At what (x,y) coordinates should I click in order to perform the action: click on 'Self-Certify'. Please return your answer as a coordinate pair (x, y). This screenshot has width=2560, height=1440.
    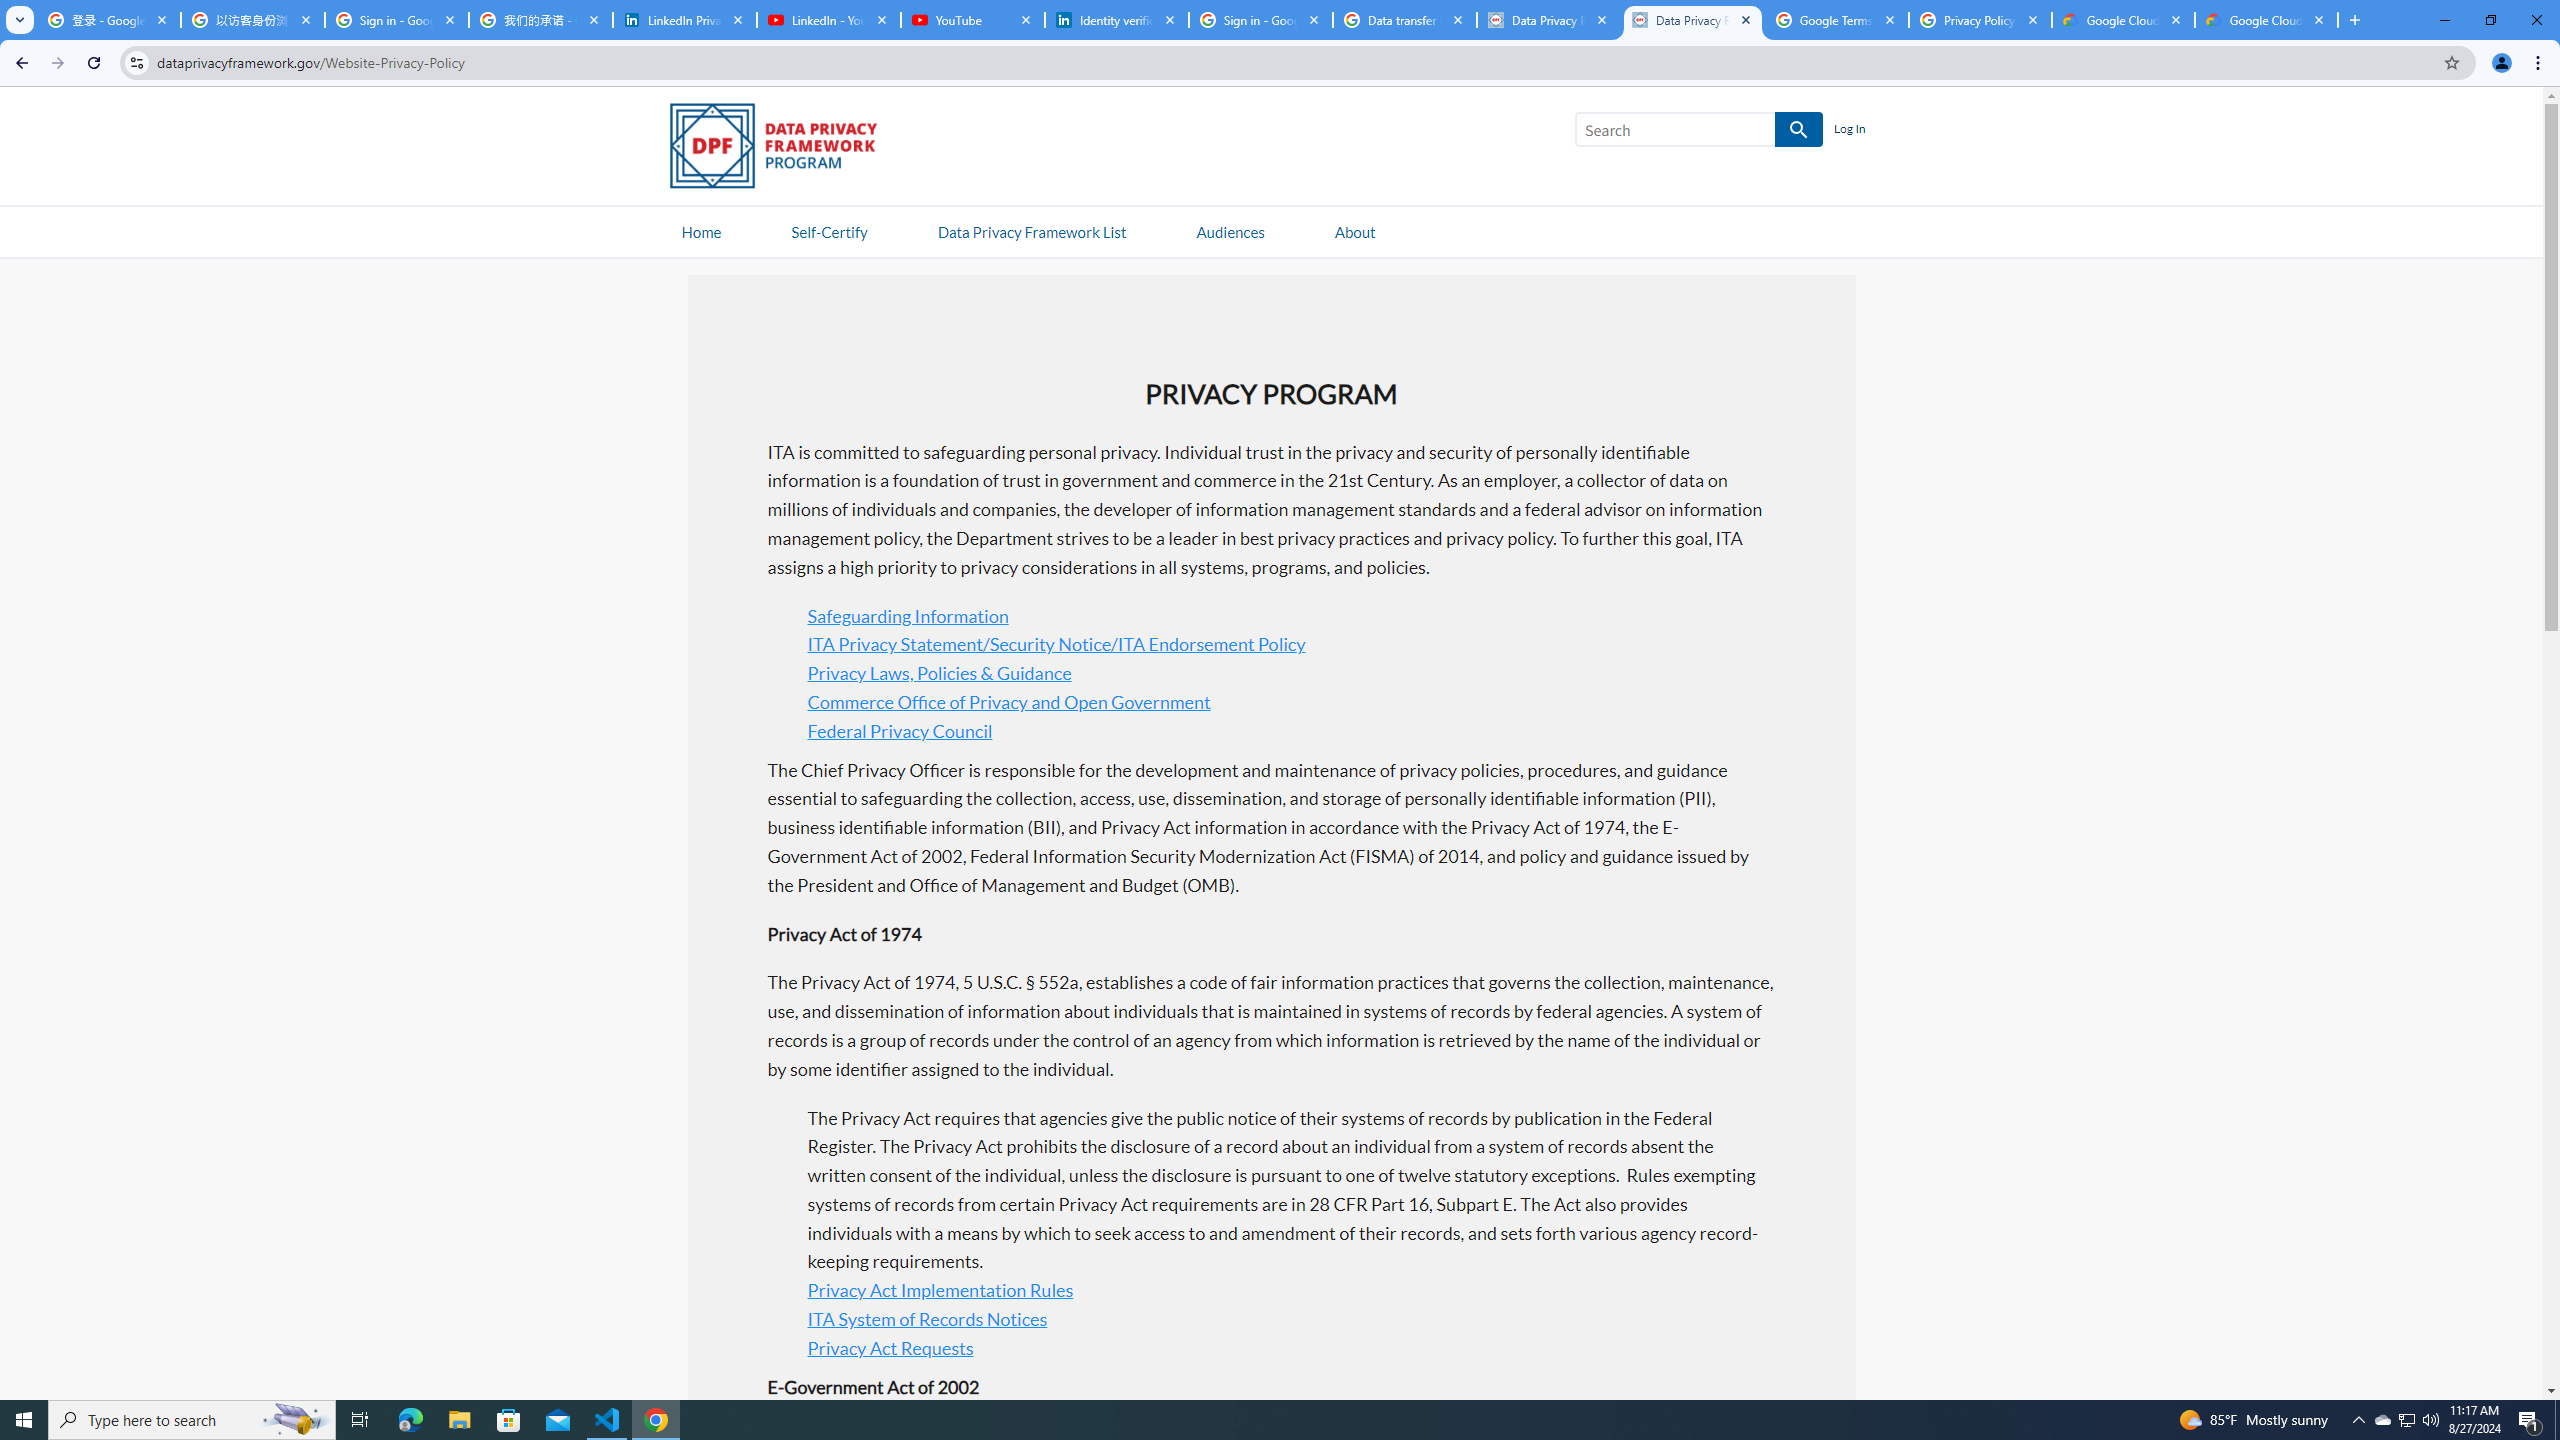
    Looking at the image, I should click on (828, 230).